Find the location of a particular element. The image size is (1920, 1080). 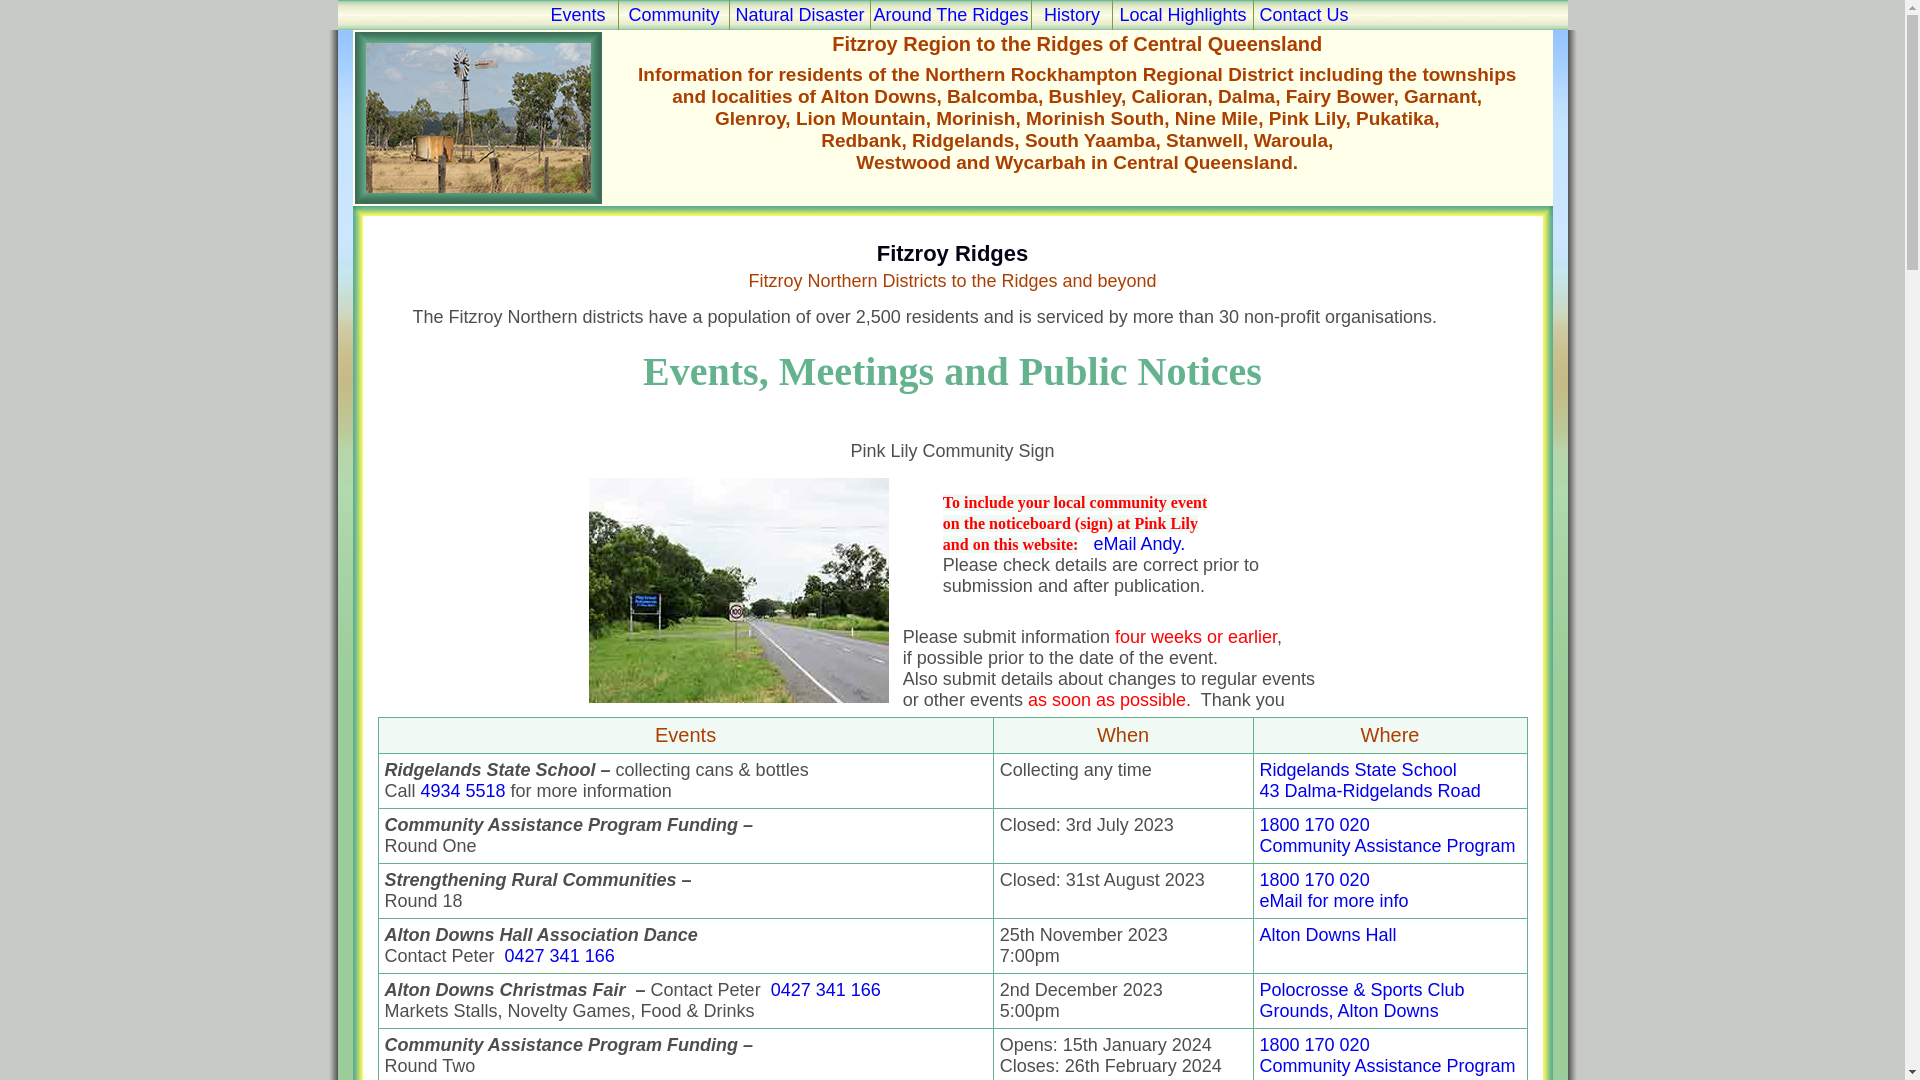

'Around The Ridges' is located at coordinates (949, 15).